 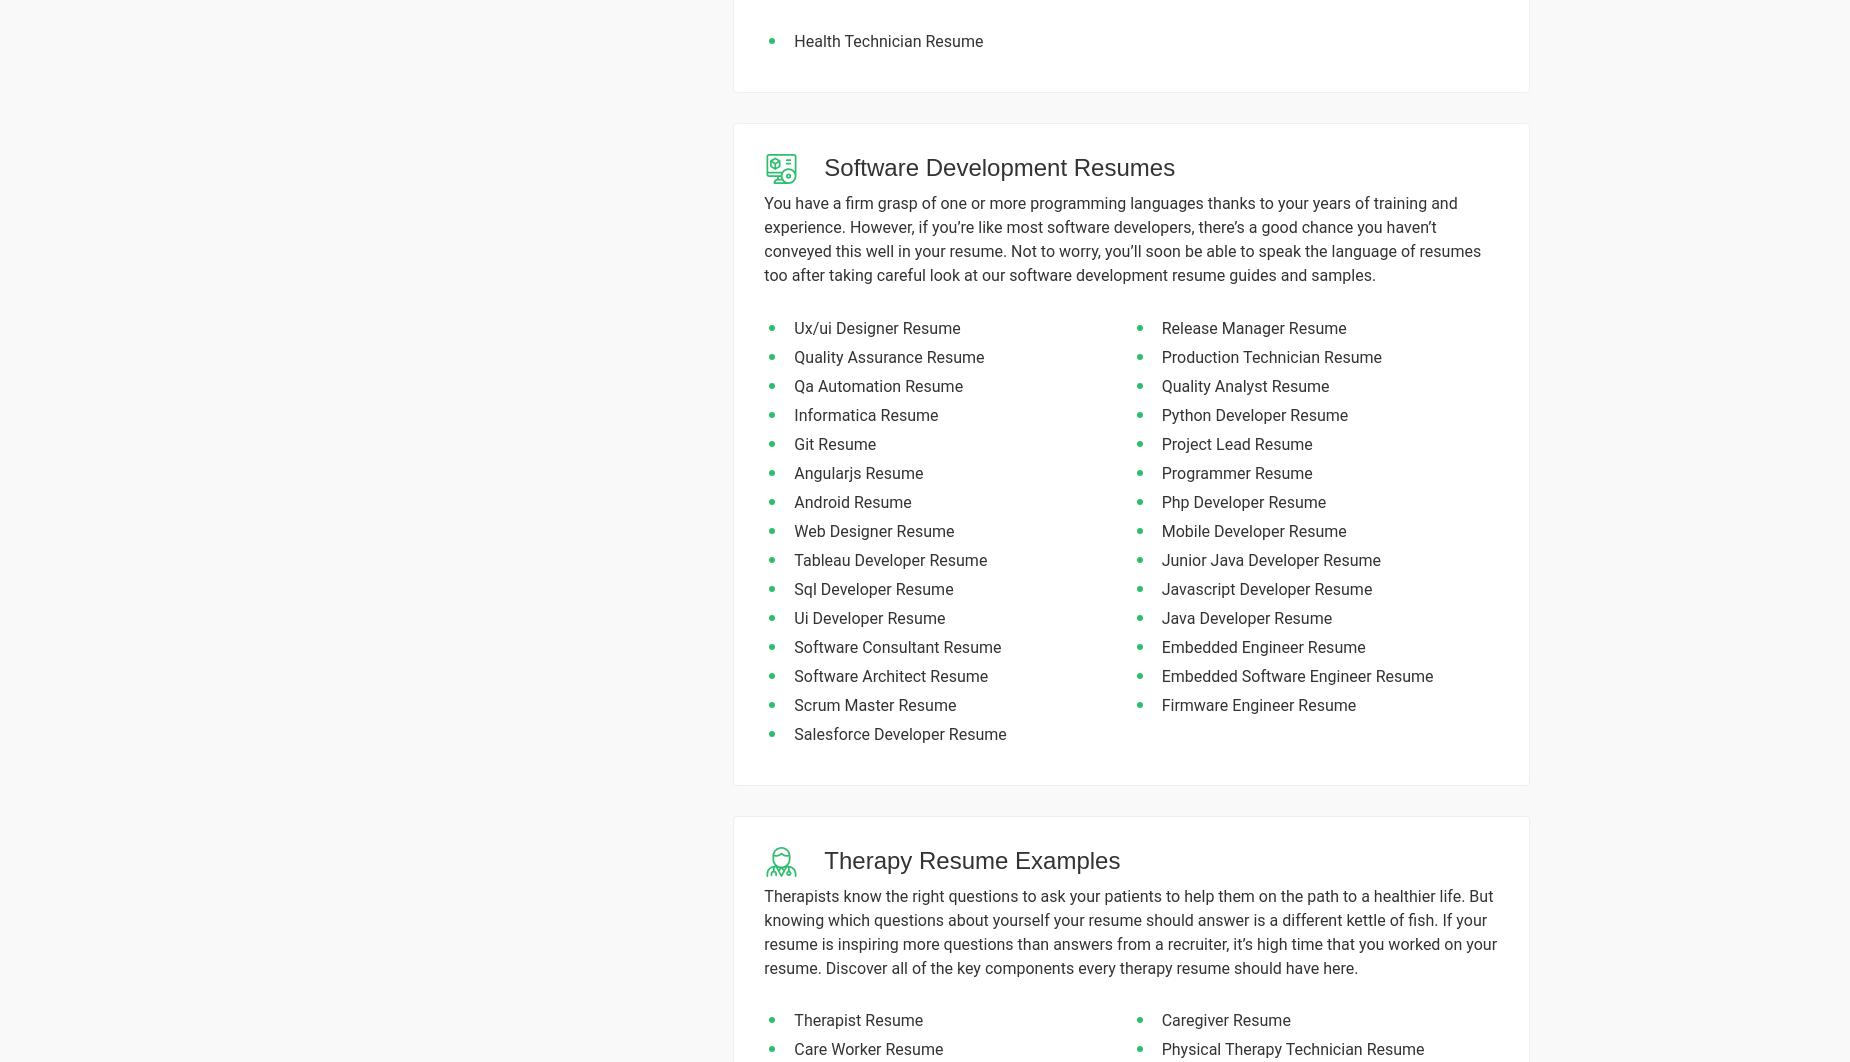 I want to click on 'Junior Java Developer Resume', so click(x=1269, y=559).